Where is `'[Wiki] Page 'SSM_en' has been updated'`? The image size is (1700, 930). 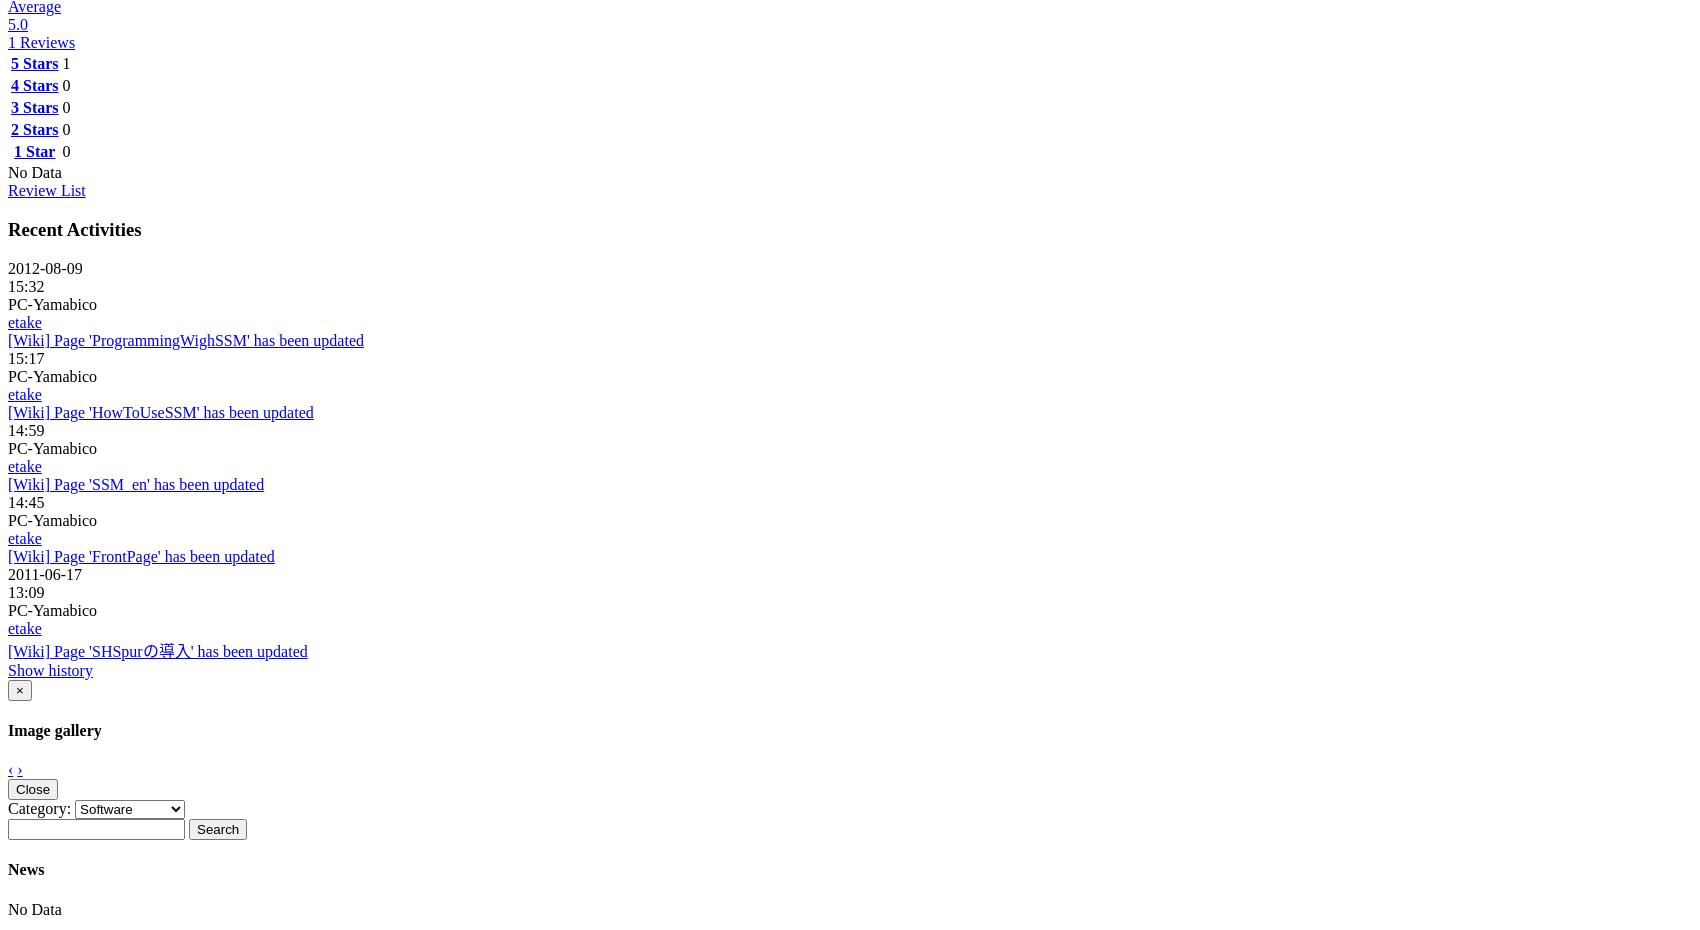 '[Wiki] Page 'SSM_en' has been updated' is located at coordinates (135, 482).